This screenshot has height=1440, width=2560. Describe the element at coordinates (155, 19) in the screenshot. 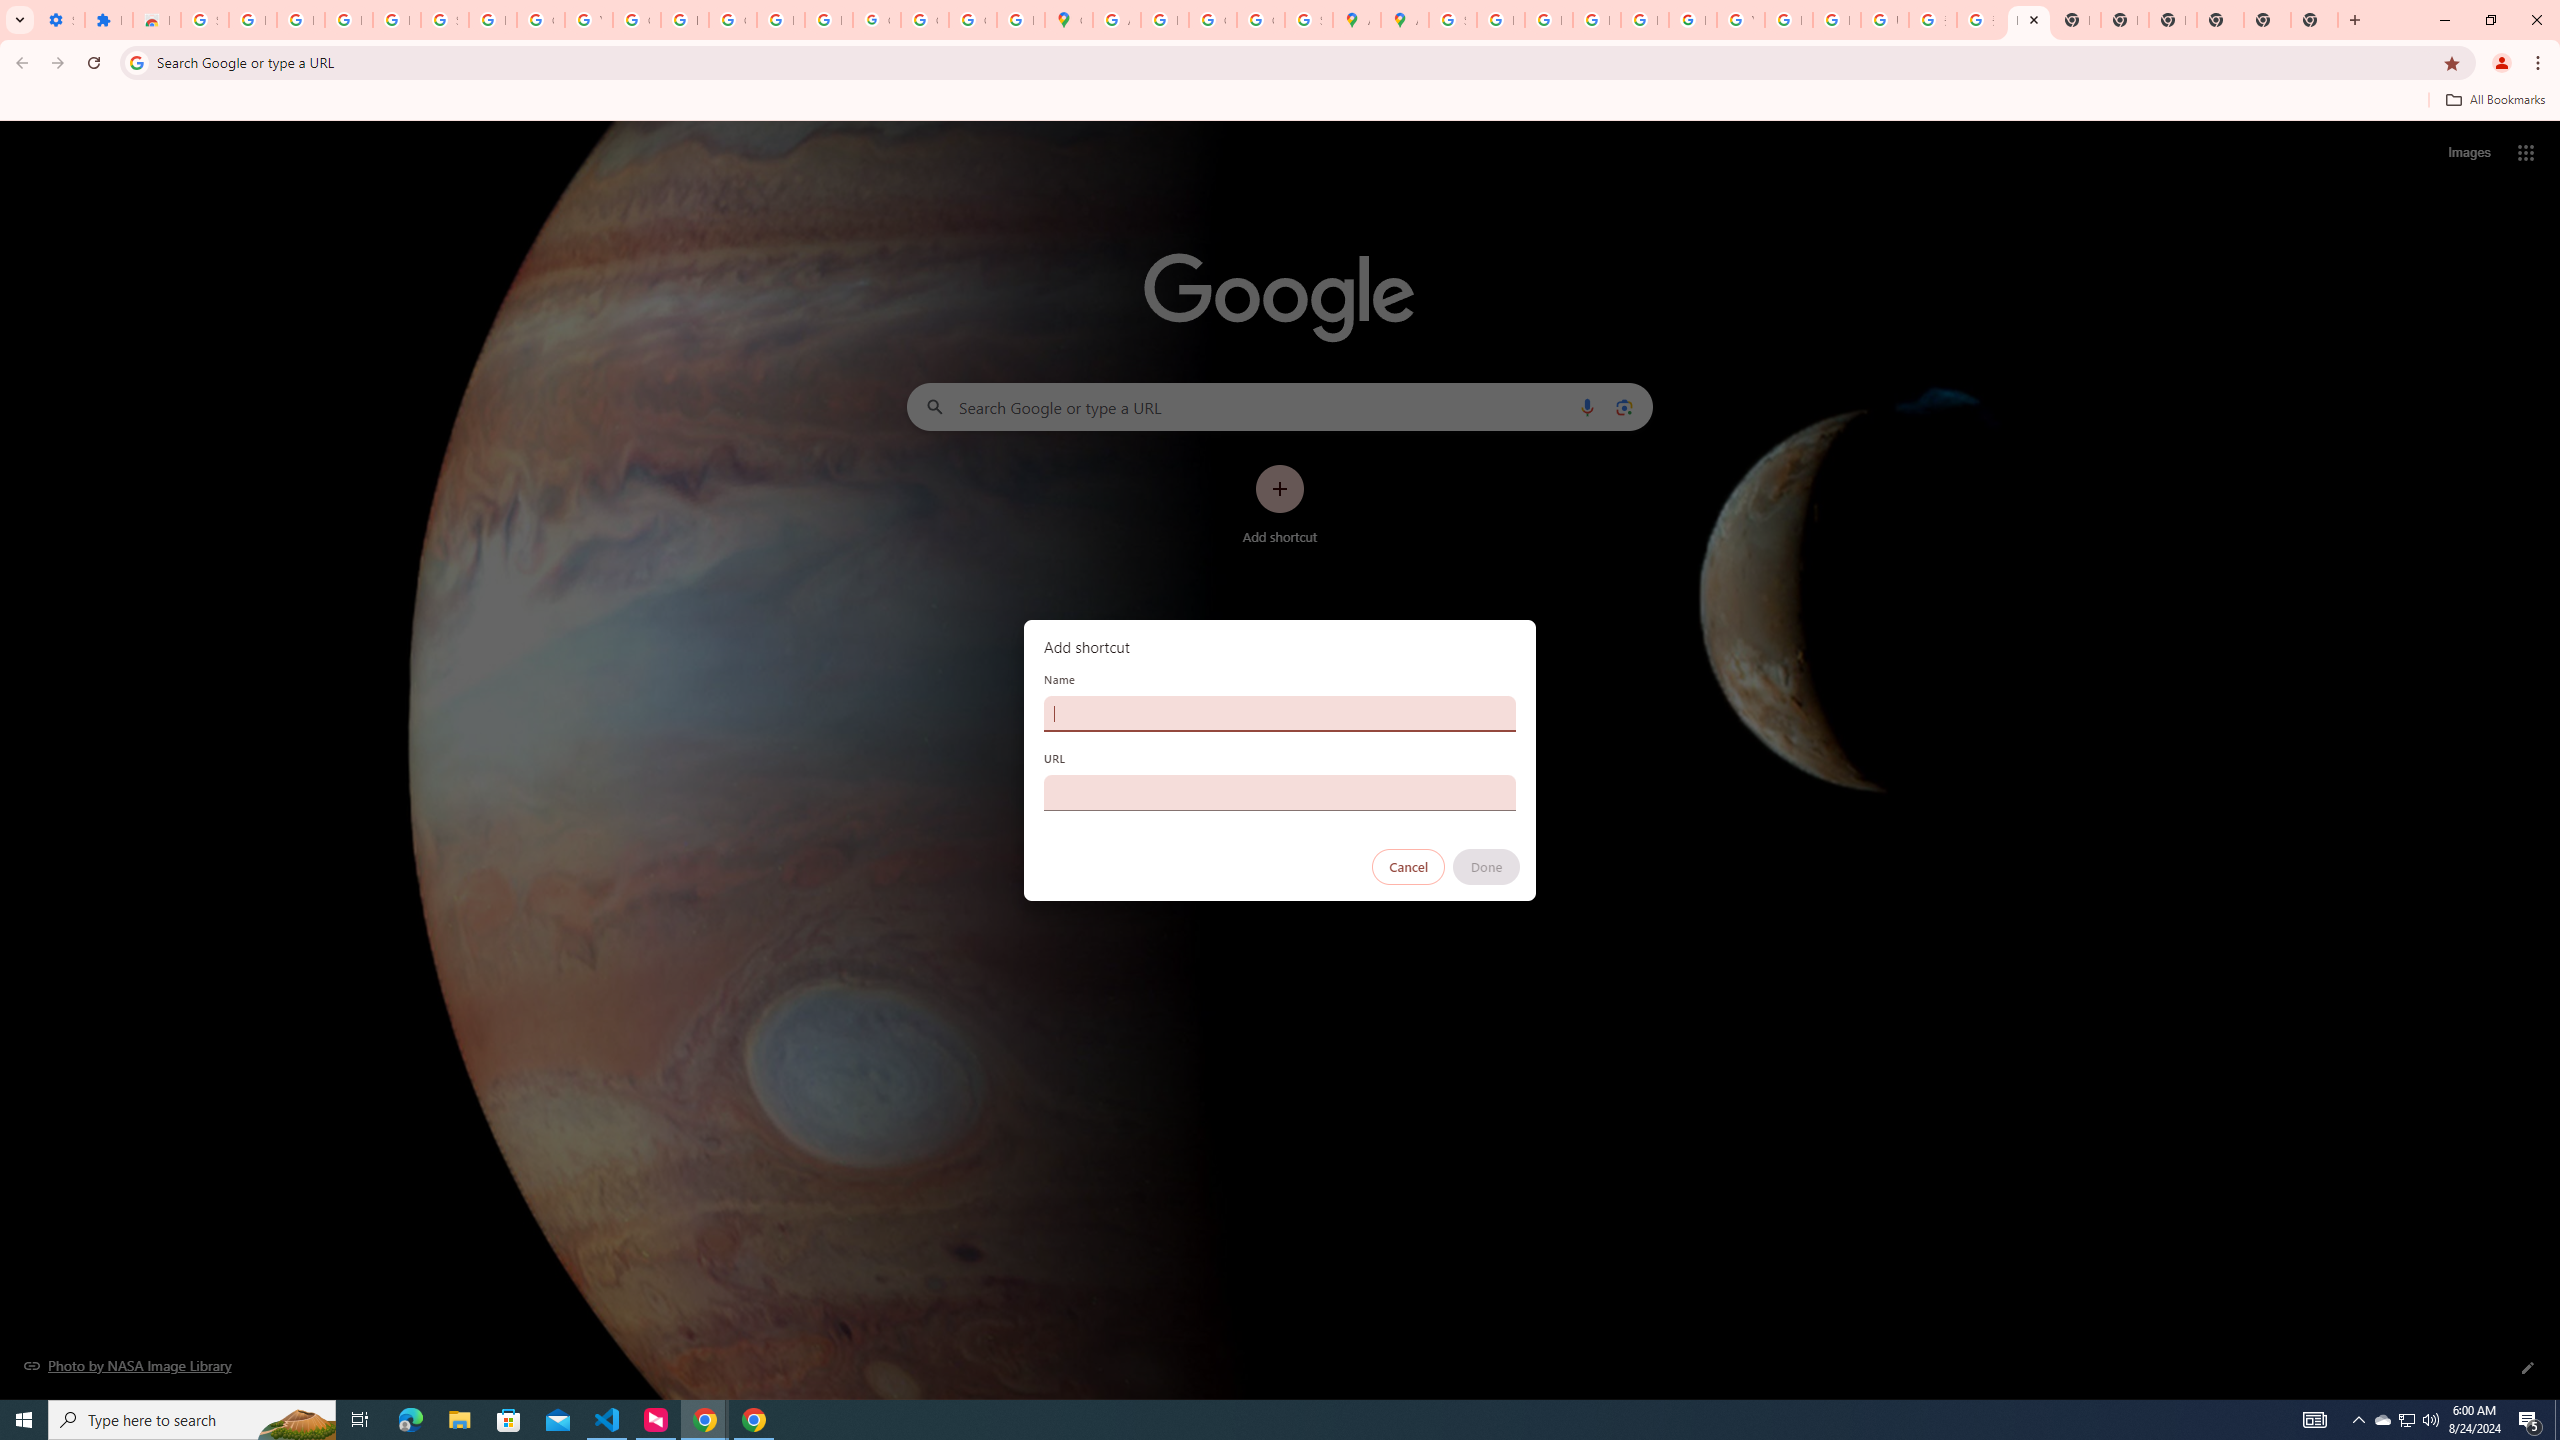

I see `'Reviews: Helix Fruit Jump Arcade Game'` at that location.